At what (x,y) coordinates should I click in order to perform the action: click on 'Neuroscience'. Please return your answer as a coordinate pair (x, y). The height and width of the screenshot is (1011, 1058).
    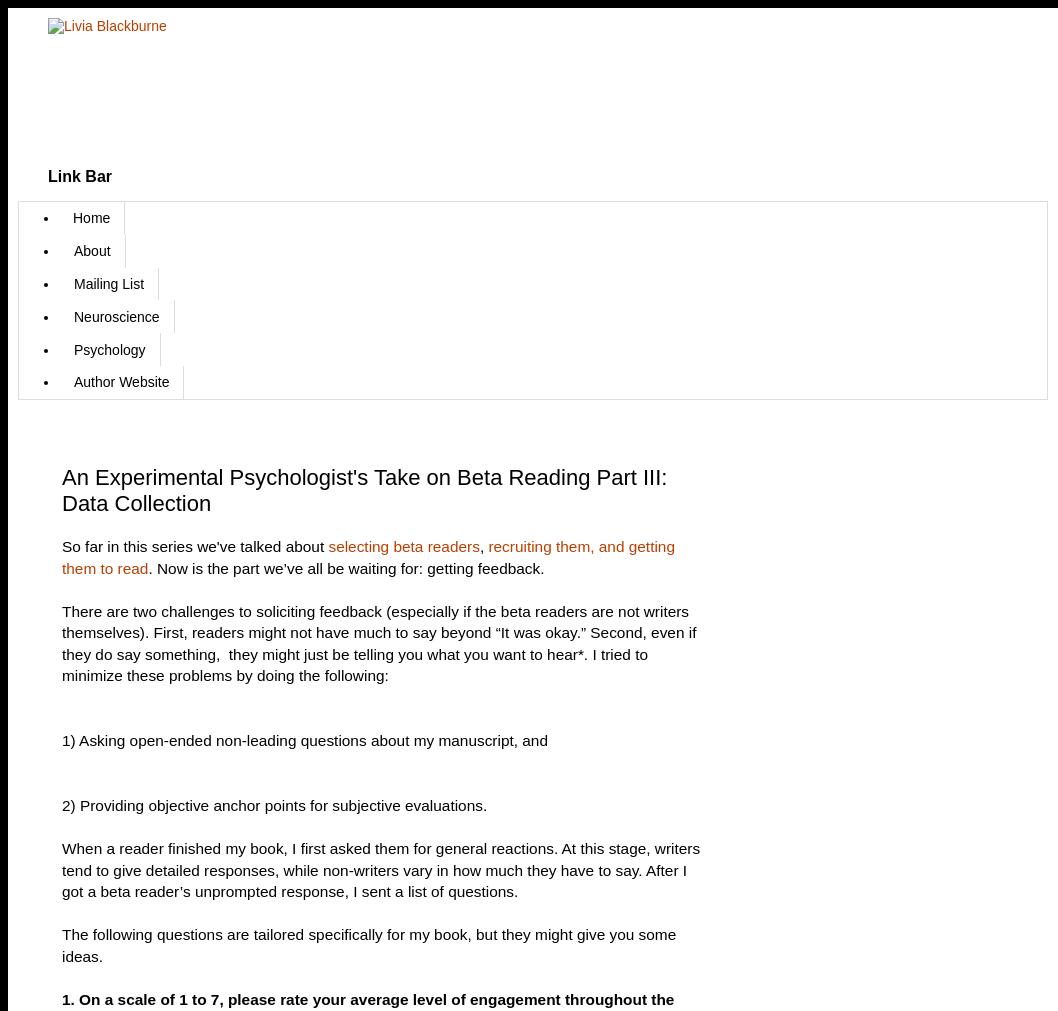
    Looking at the image, I should click on (115, 316).